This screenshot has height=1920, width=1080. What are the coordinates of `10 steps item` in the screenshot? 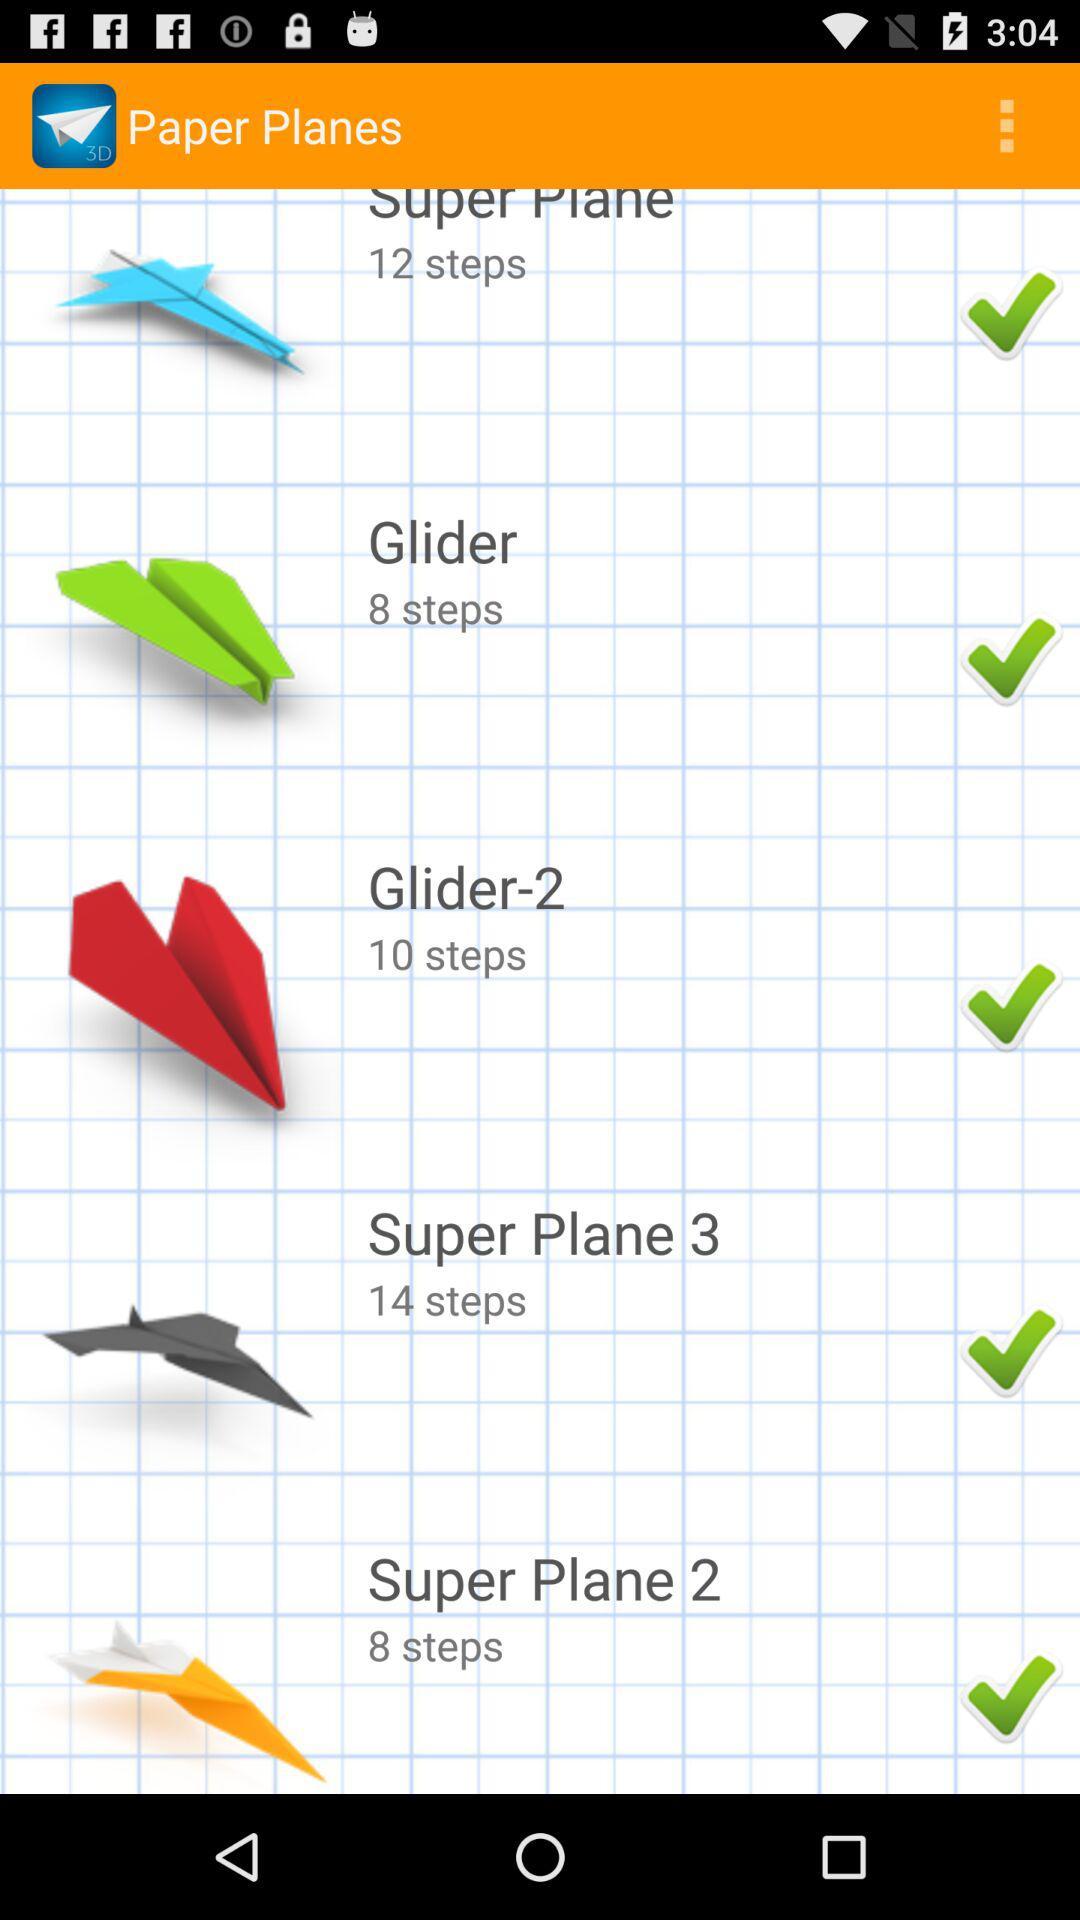 It's located at (658, 952).